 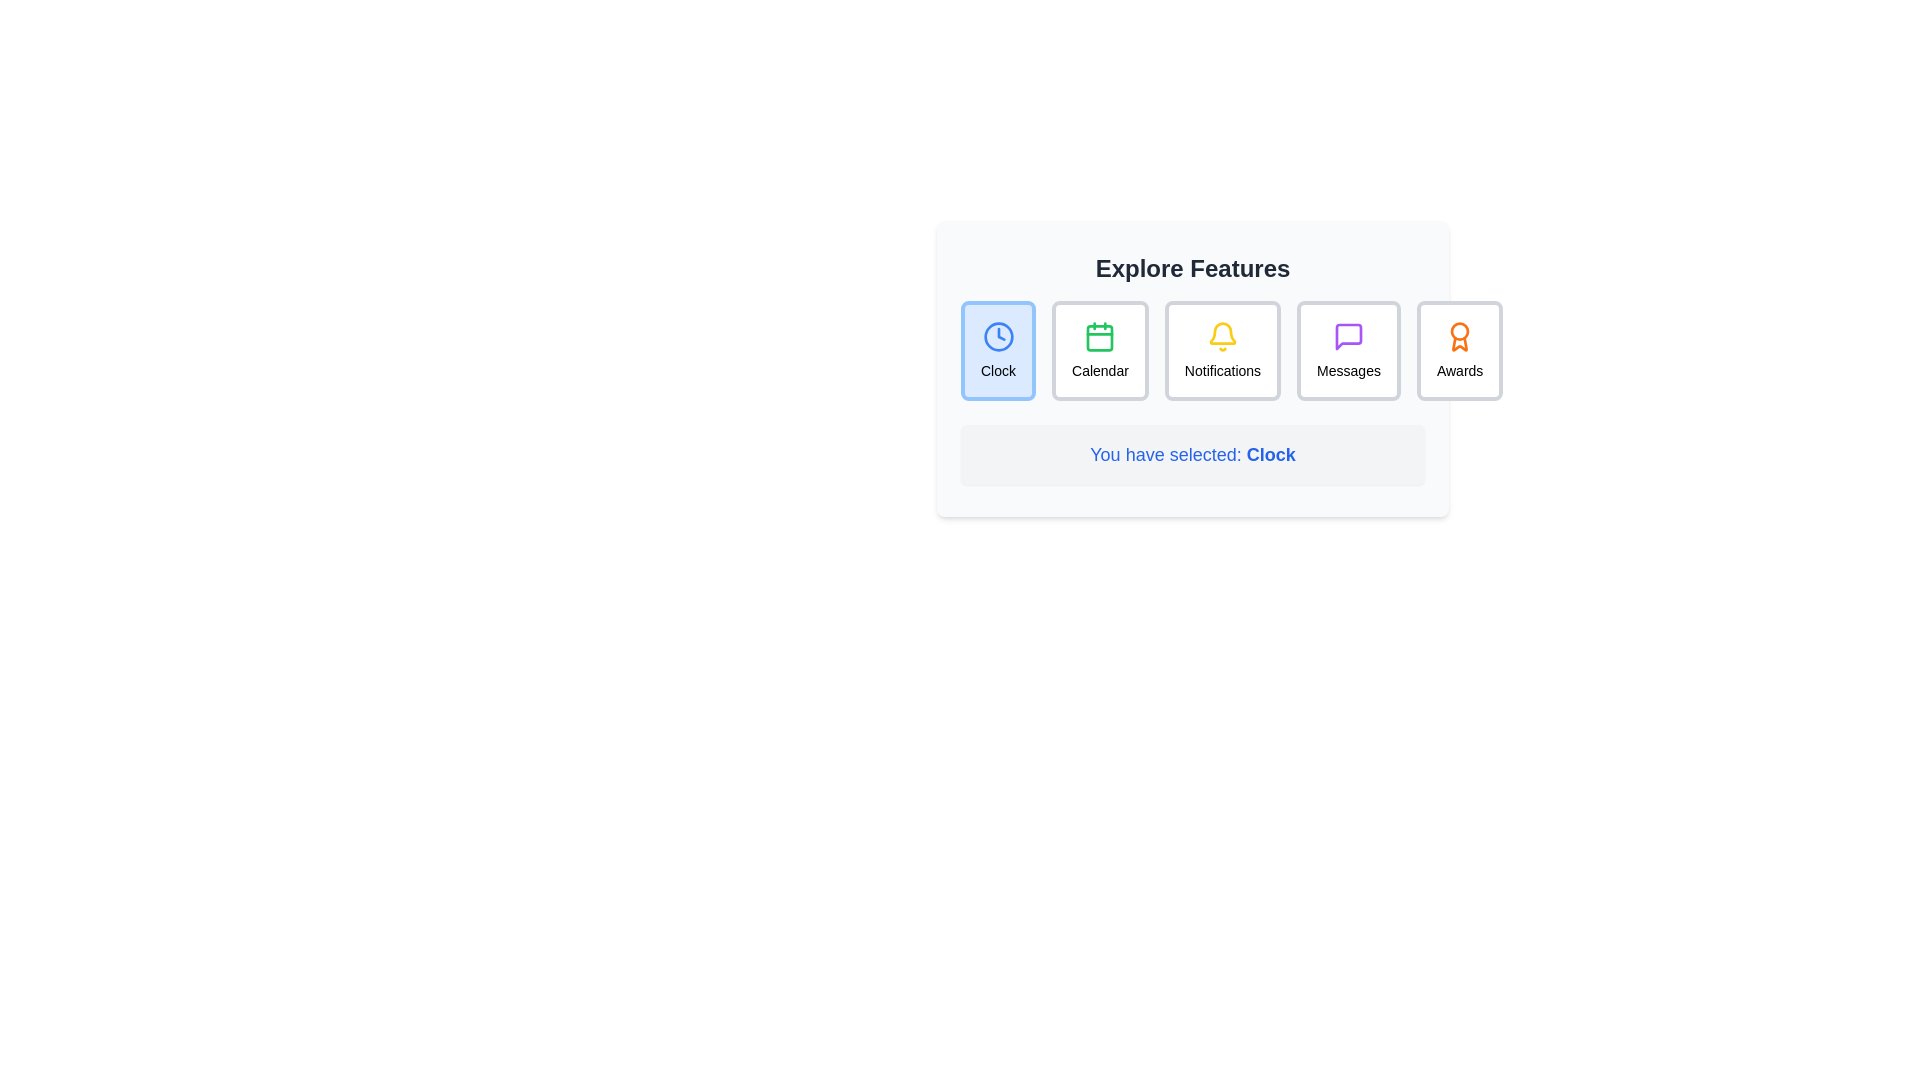 What do you see at coordinates (1222, 335) in the screenshot?
I see `the bell icon in the Notifications section, which serves as a visual indicator for notifications` at bounding box center [1222, 335].